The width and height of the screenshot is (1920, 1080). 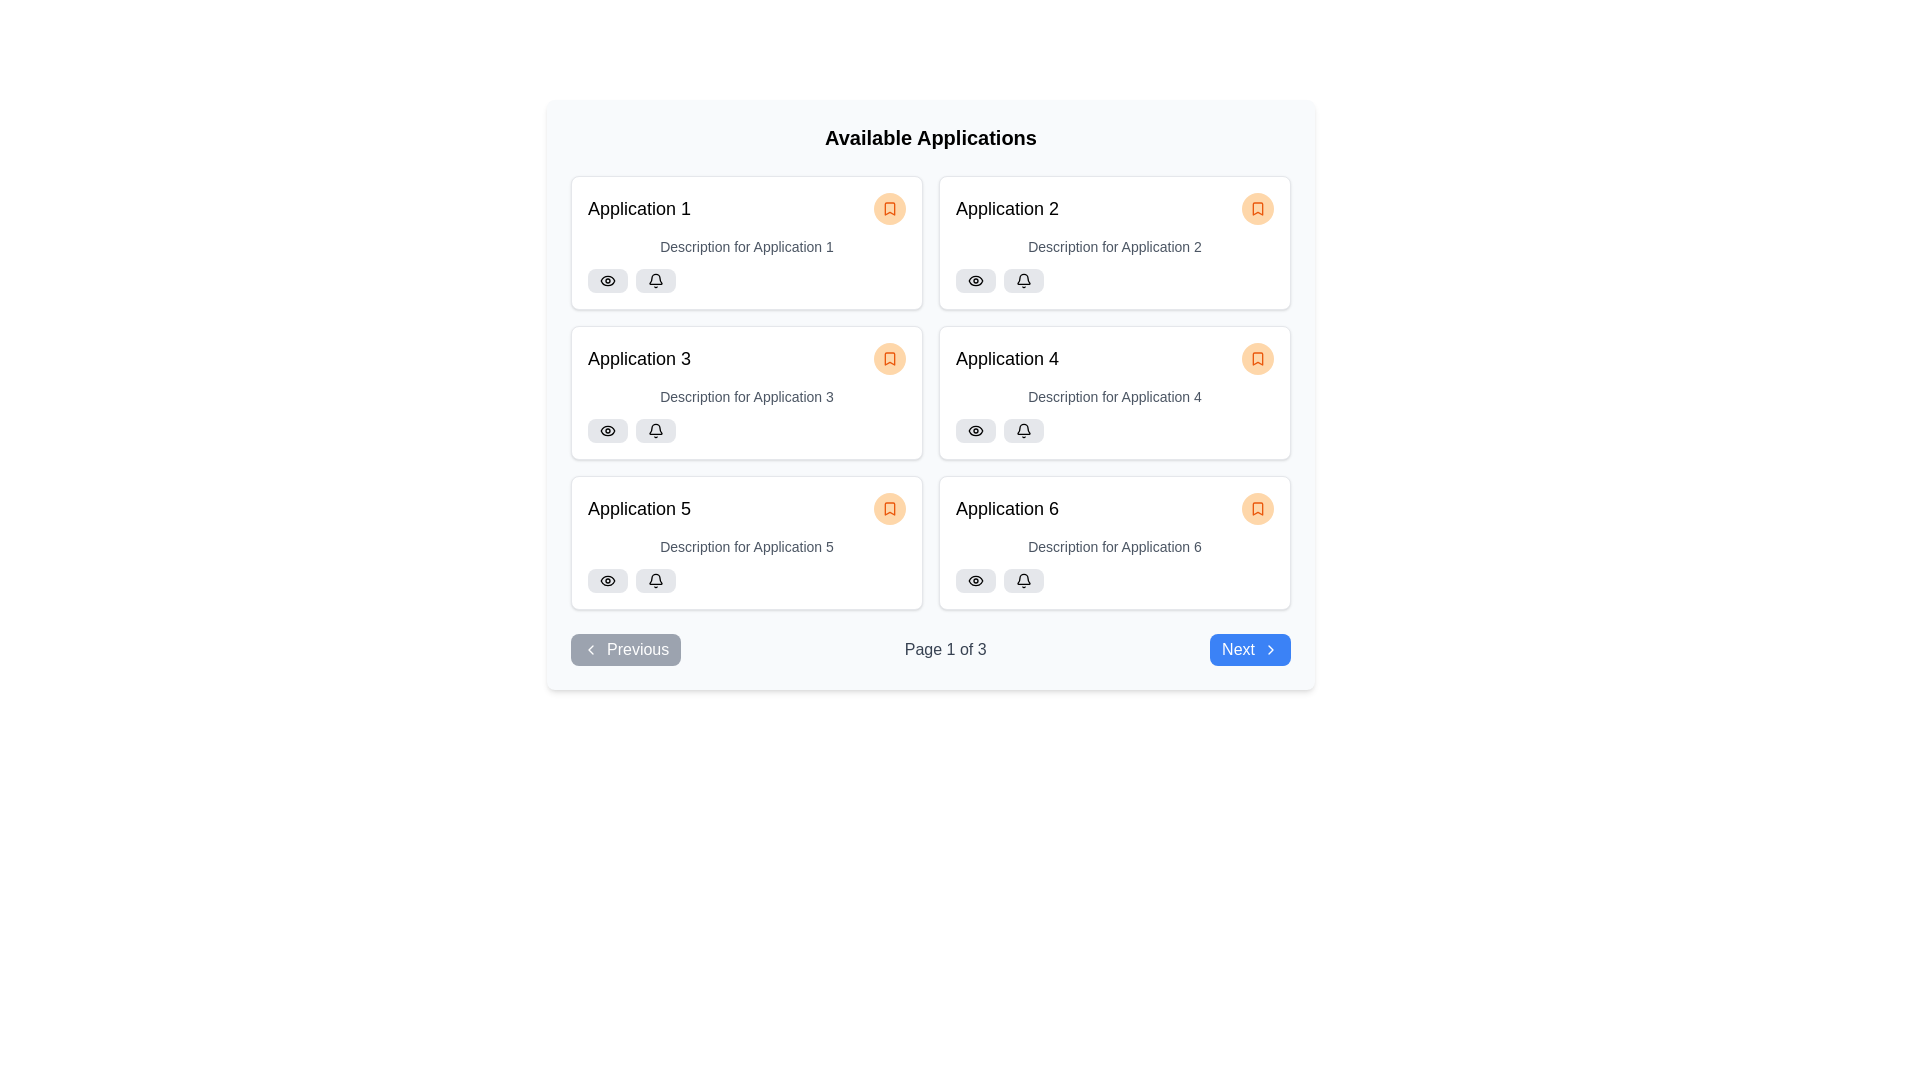 What do you see at coordinates (888, 357) in the screenshot?
I see `the bookmark button located in the top-right corner of the card labeled 'Application 3'` at bounding box center [888, 357].